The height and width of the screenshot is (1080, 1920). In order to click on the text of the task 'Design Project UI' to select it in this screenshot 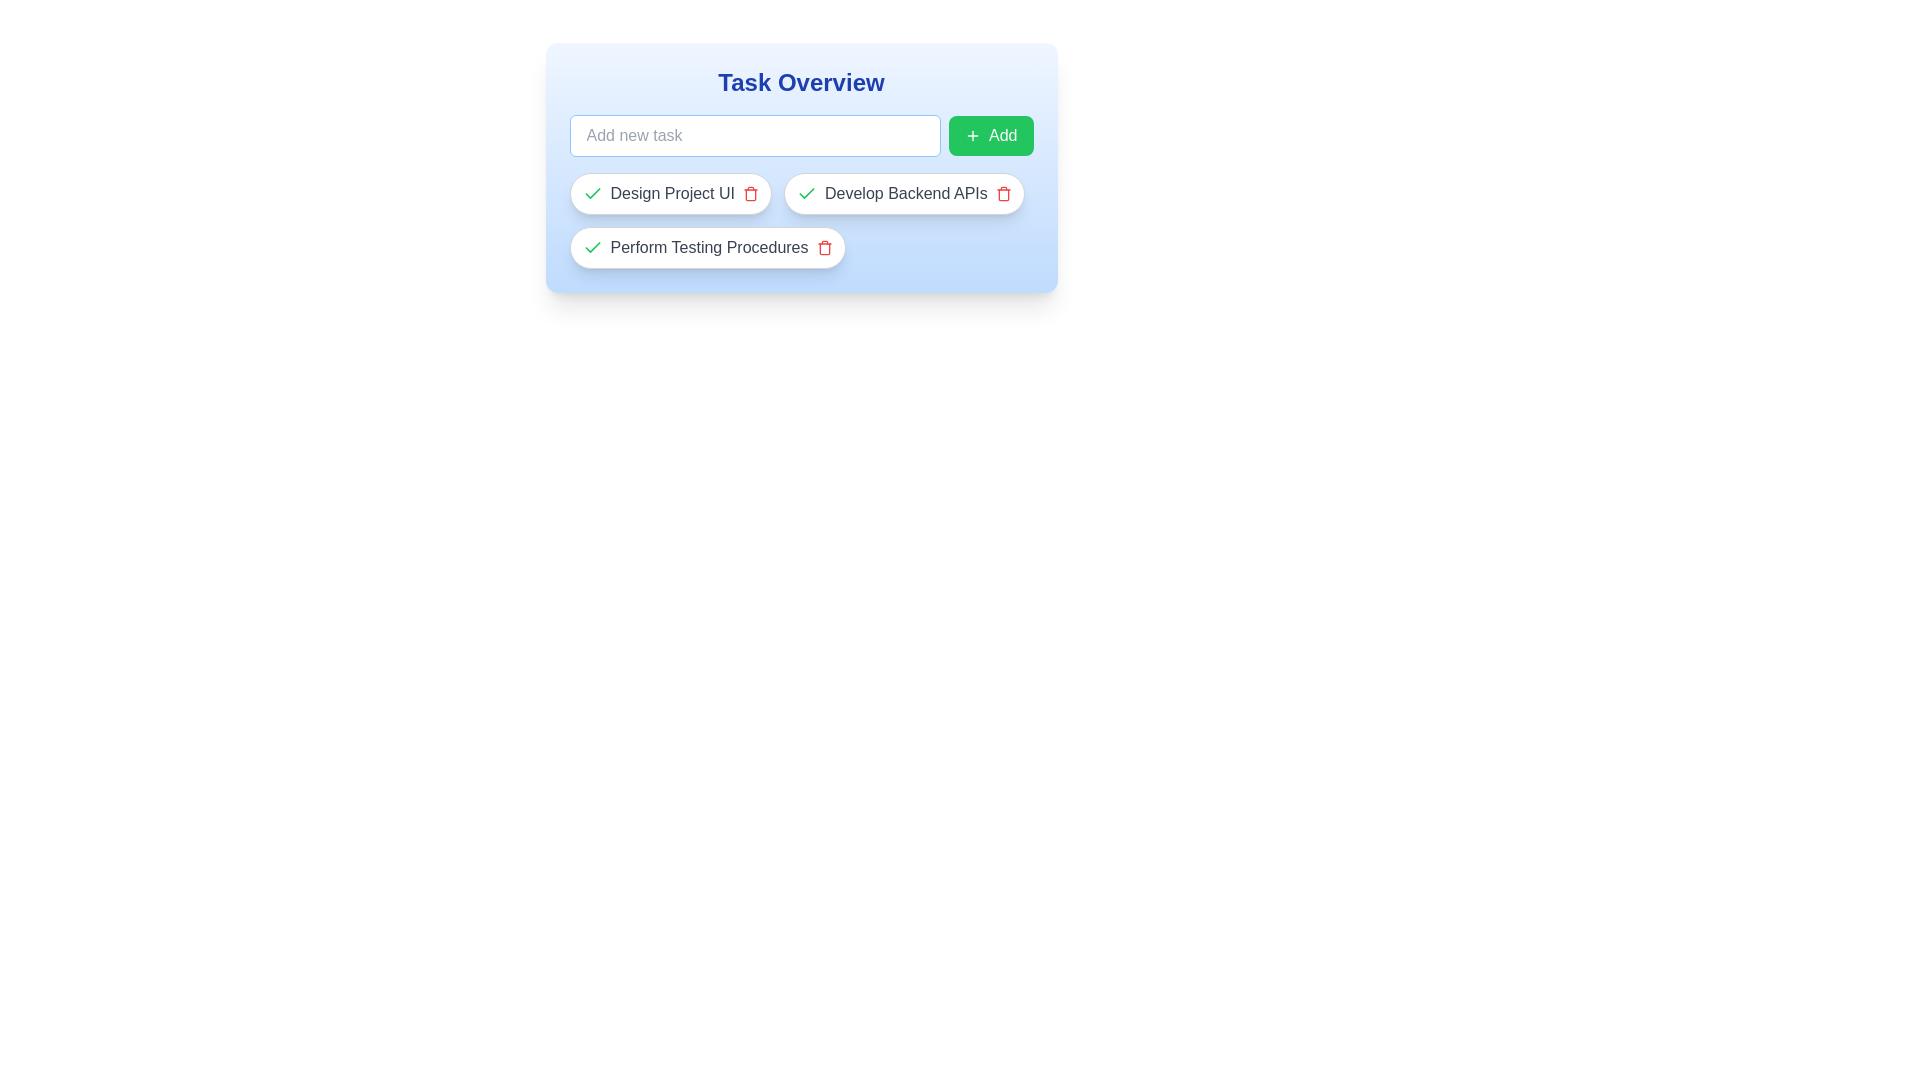, I will do `click(670, 193)`.